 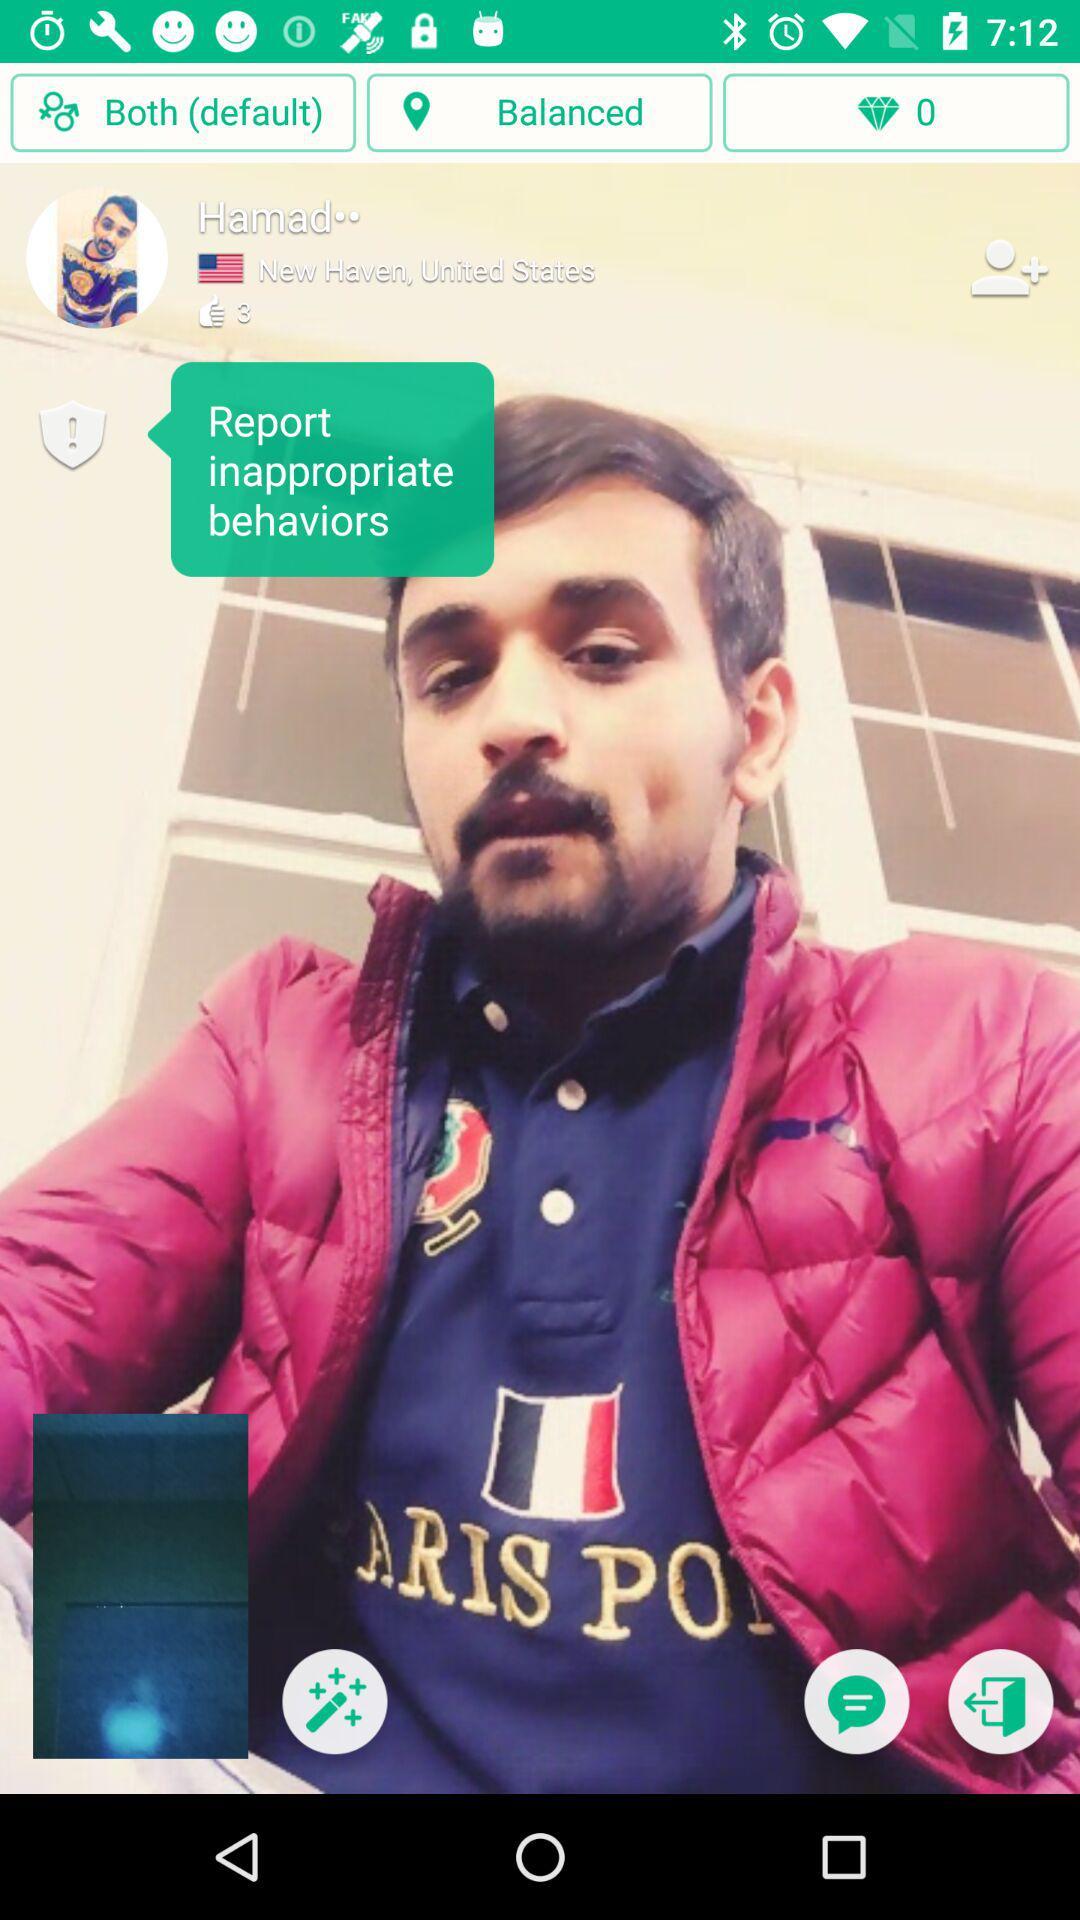 What do you see at coordinates (333, 1713) in the screenshot?
I see `the icon below report inappropriate behaviors` at bounding box center [333, 1713].